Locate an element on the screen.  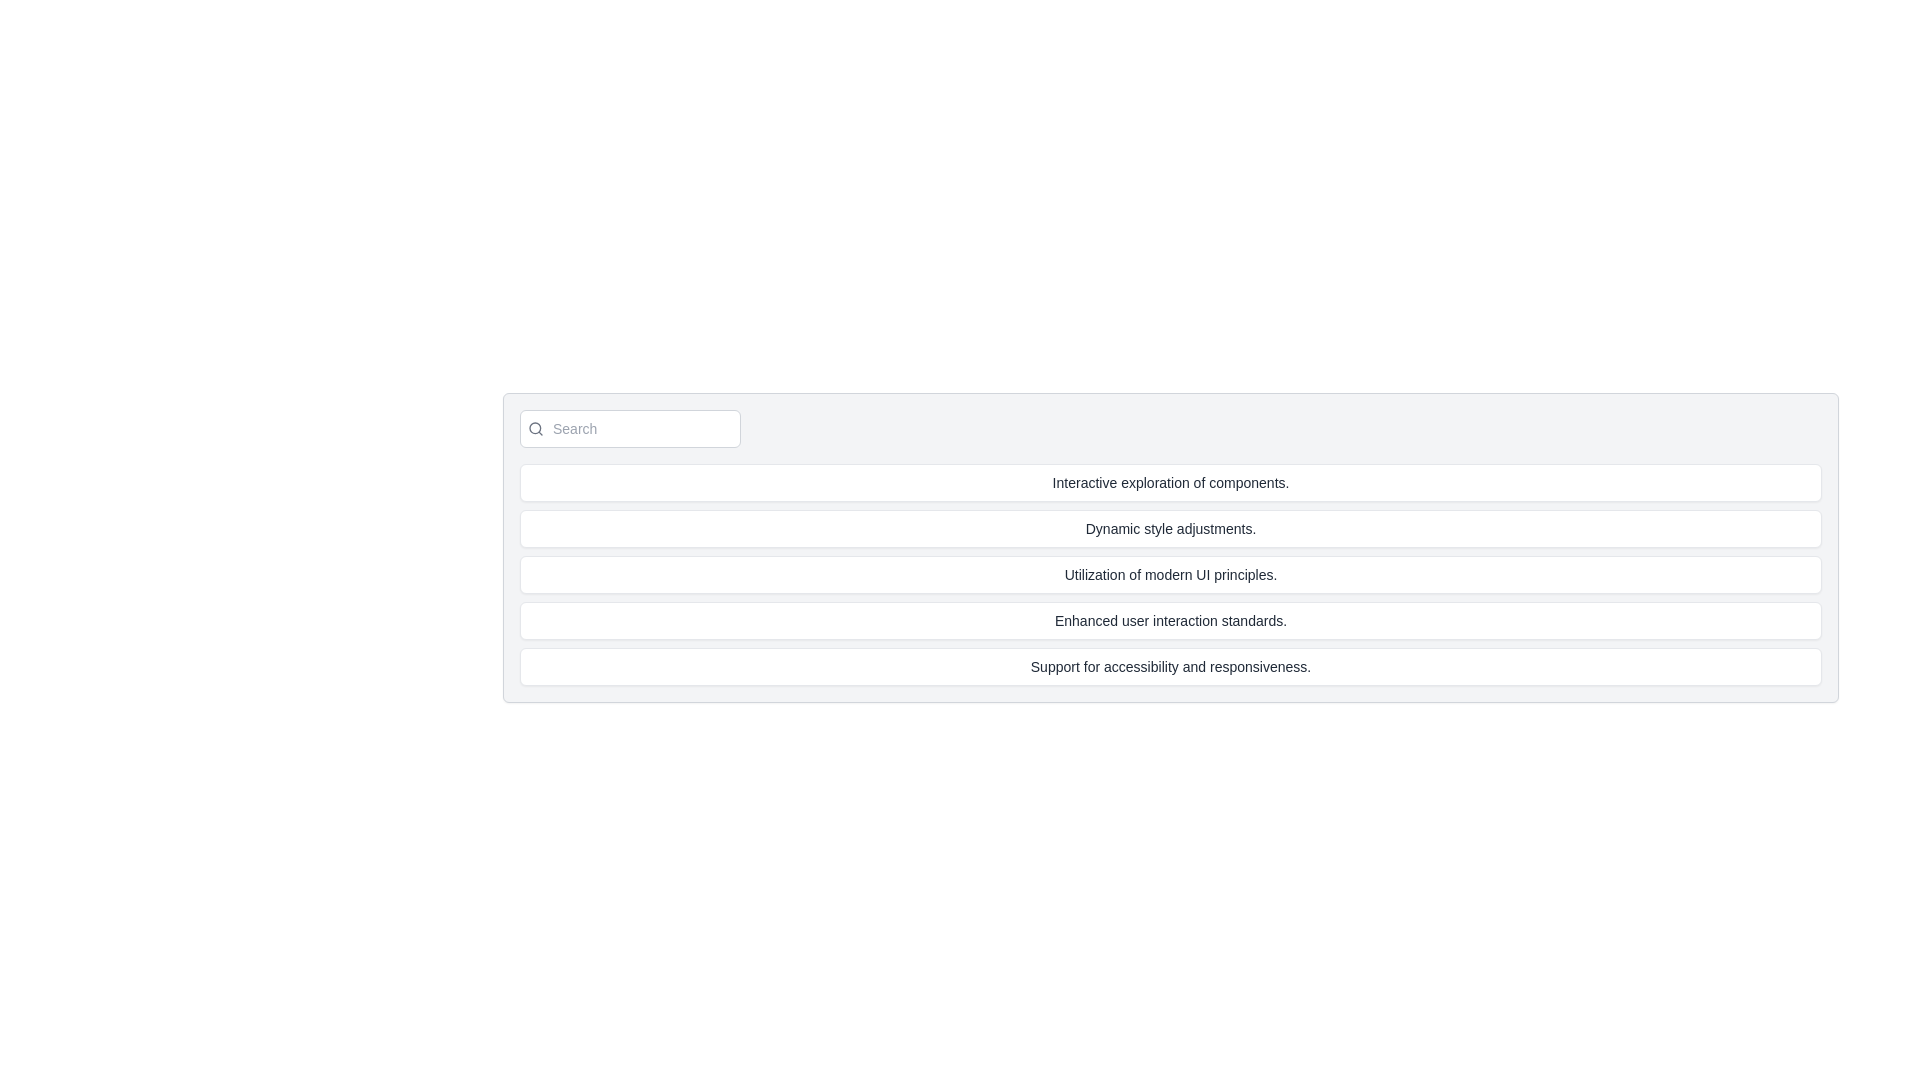
the text character 'r' in the string "Enhanced user interaction standards." located in the fourth row of the interface is located at coordinates (1265, 620).